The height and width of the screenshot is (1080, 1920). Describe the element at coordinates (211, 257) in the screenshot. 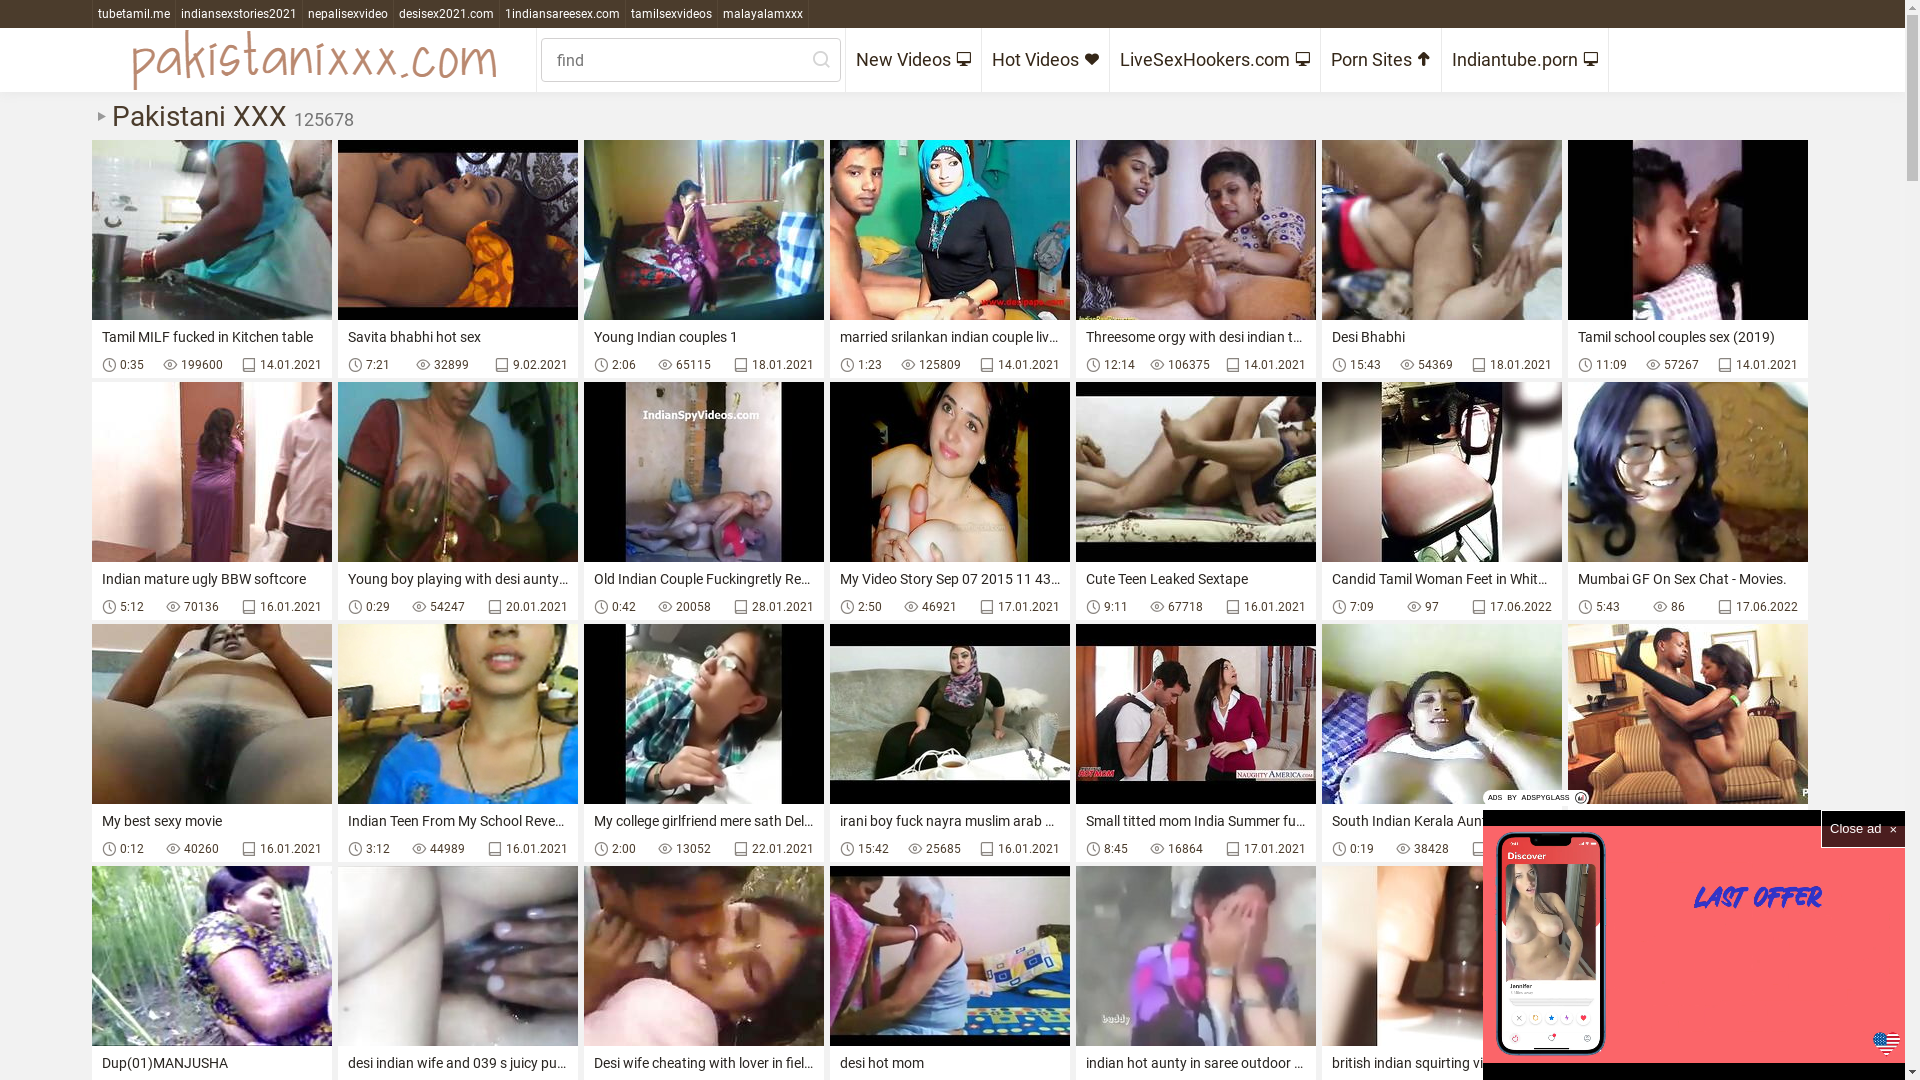

I see `'Tamil MILF fucked in Kitchen table` at that location.